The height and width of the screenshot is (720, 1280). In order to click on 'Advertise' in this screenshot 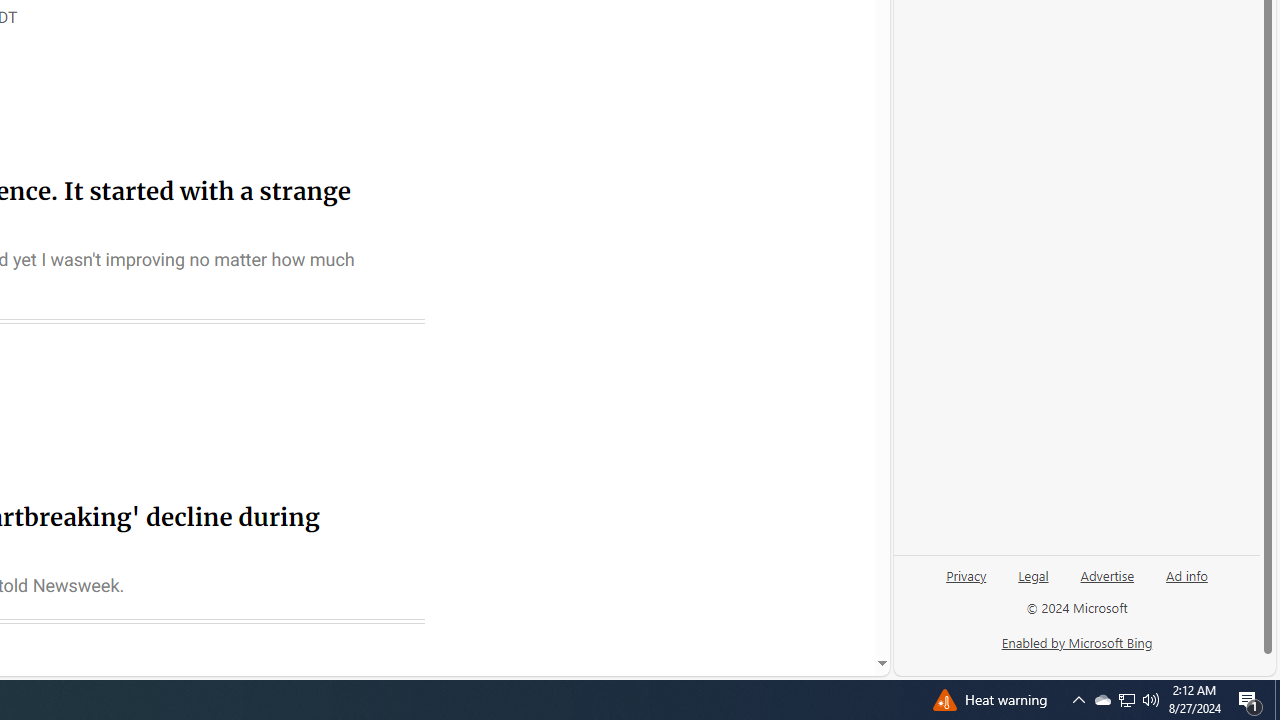, I will do `click(1106, 583)`.